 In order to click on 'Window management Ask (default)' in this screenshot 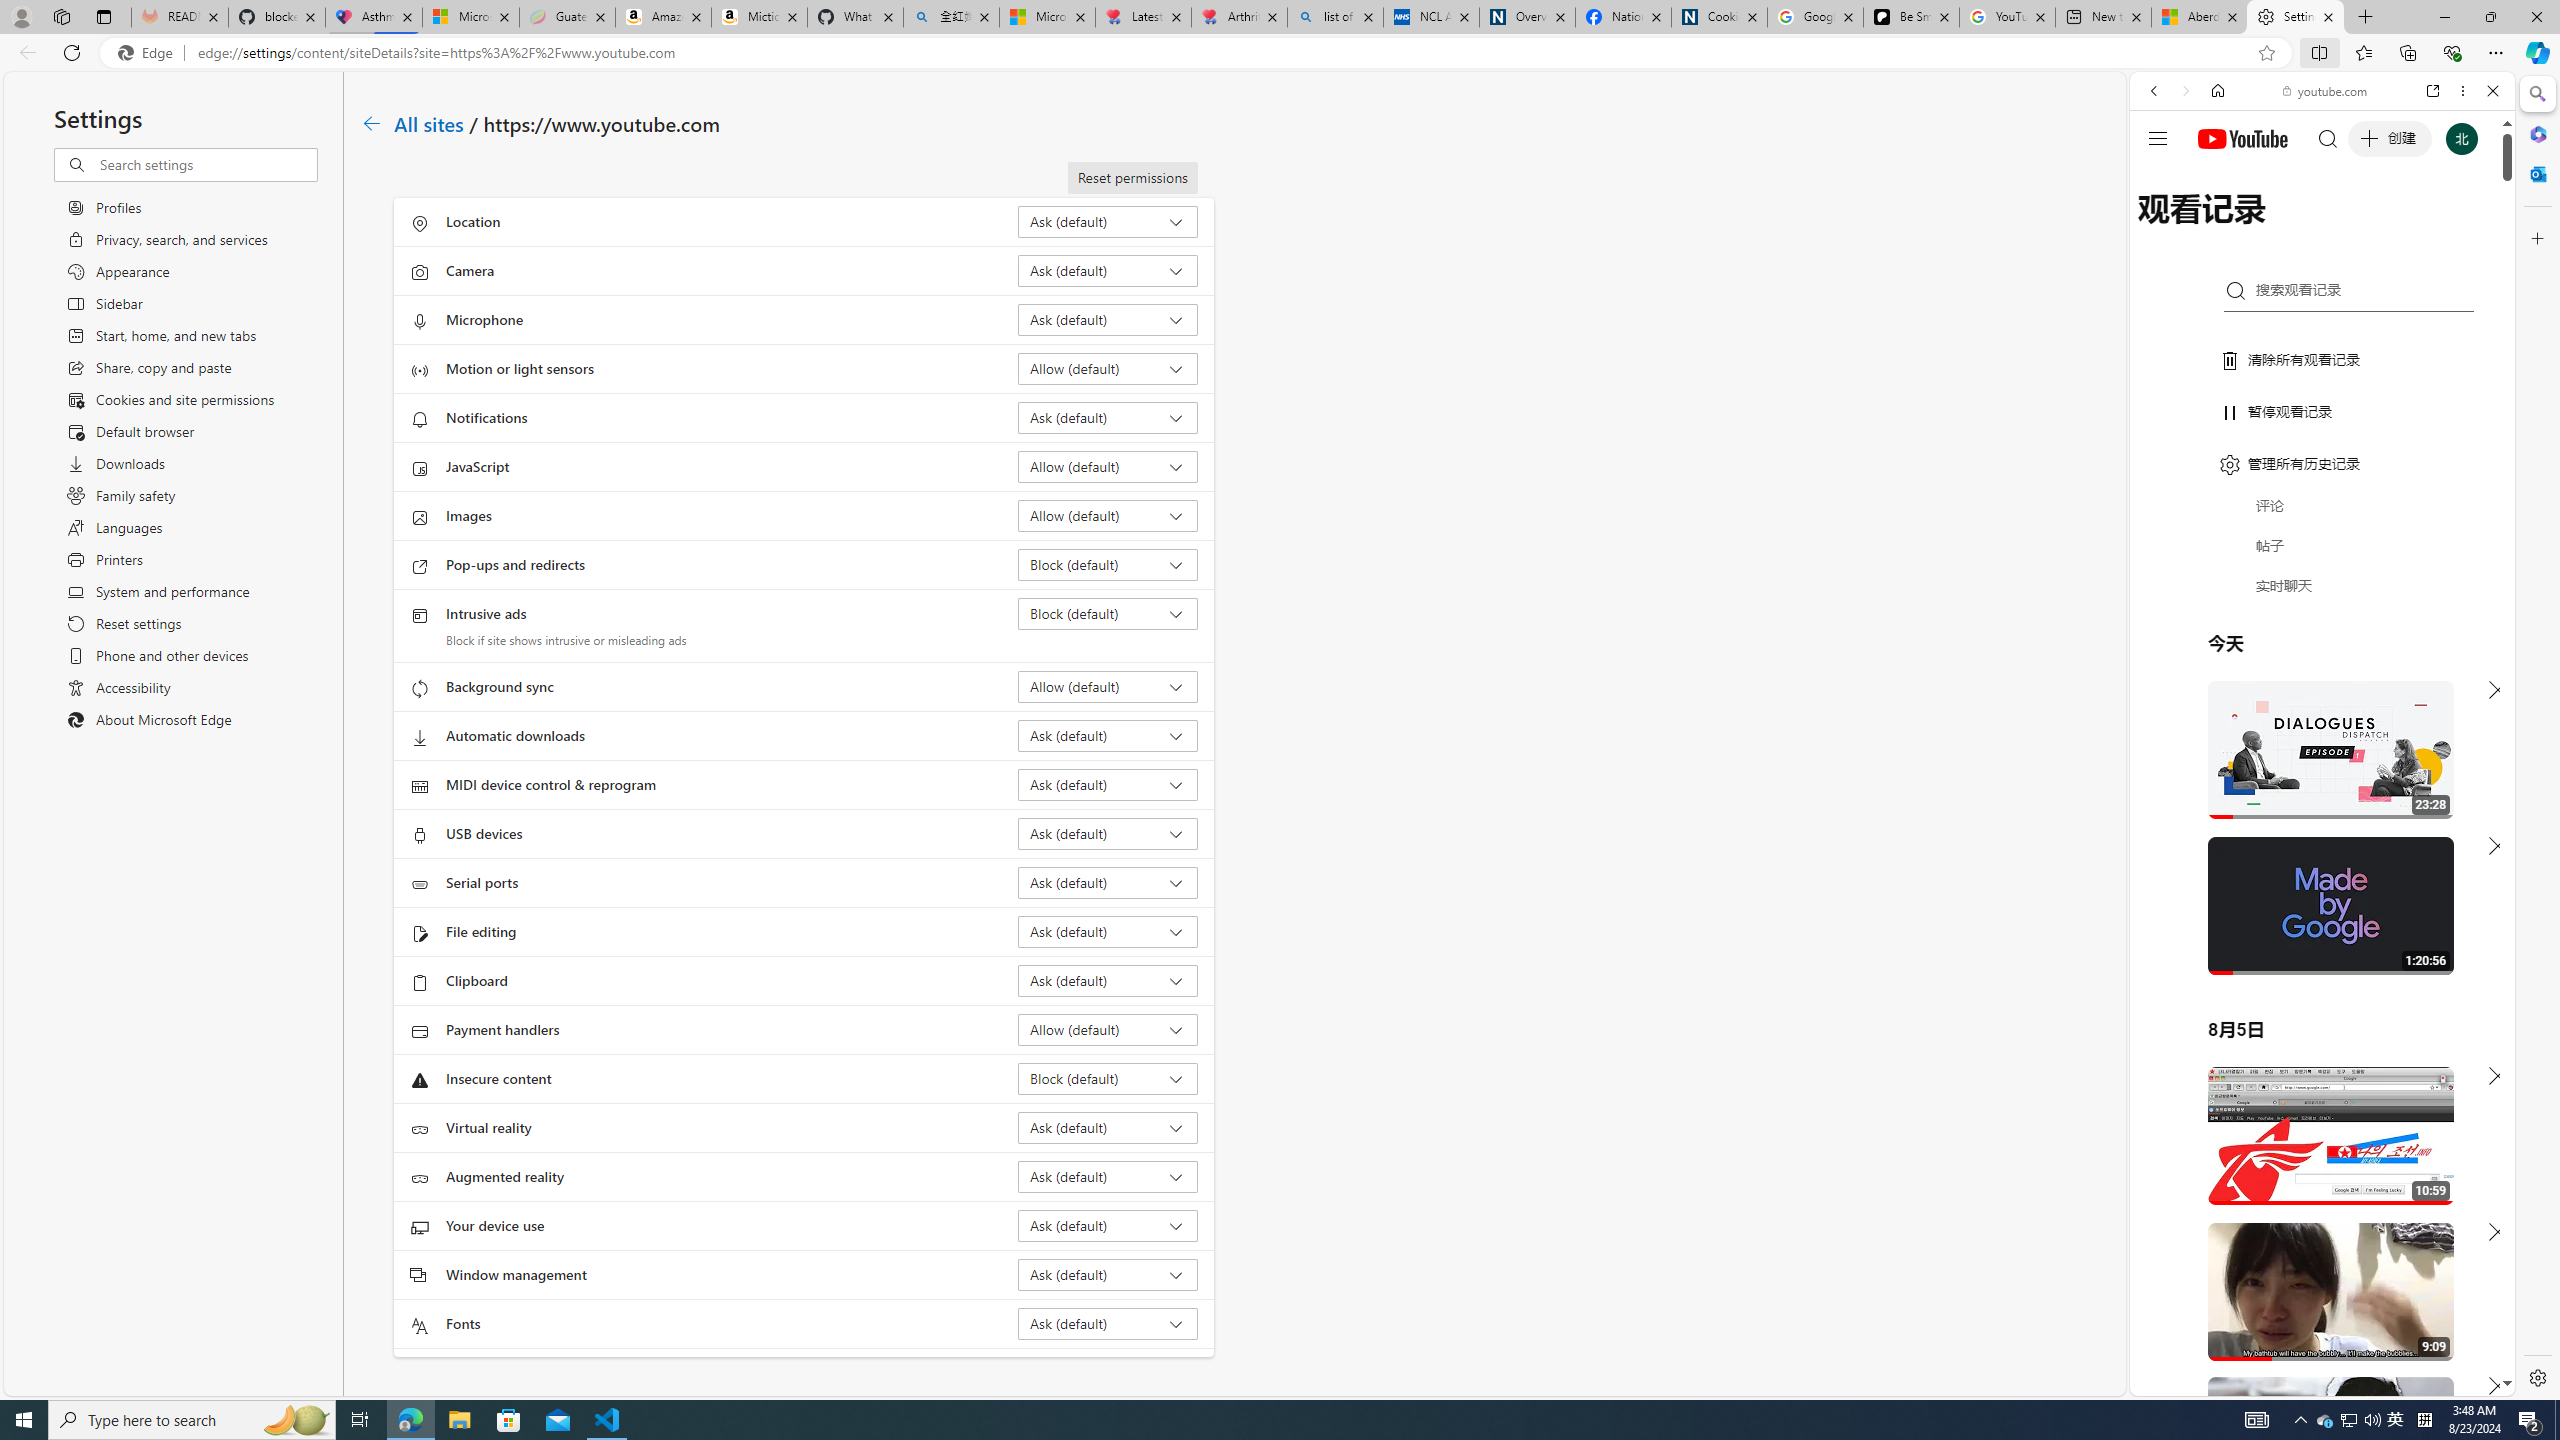, I will do `click(1108, 1275)`.